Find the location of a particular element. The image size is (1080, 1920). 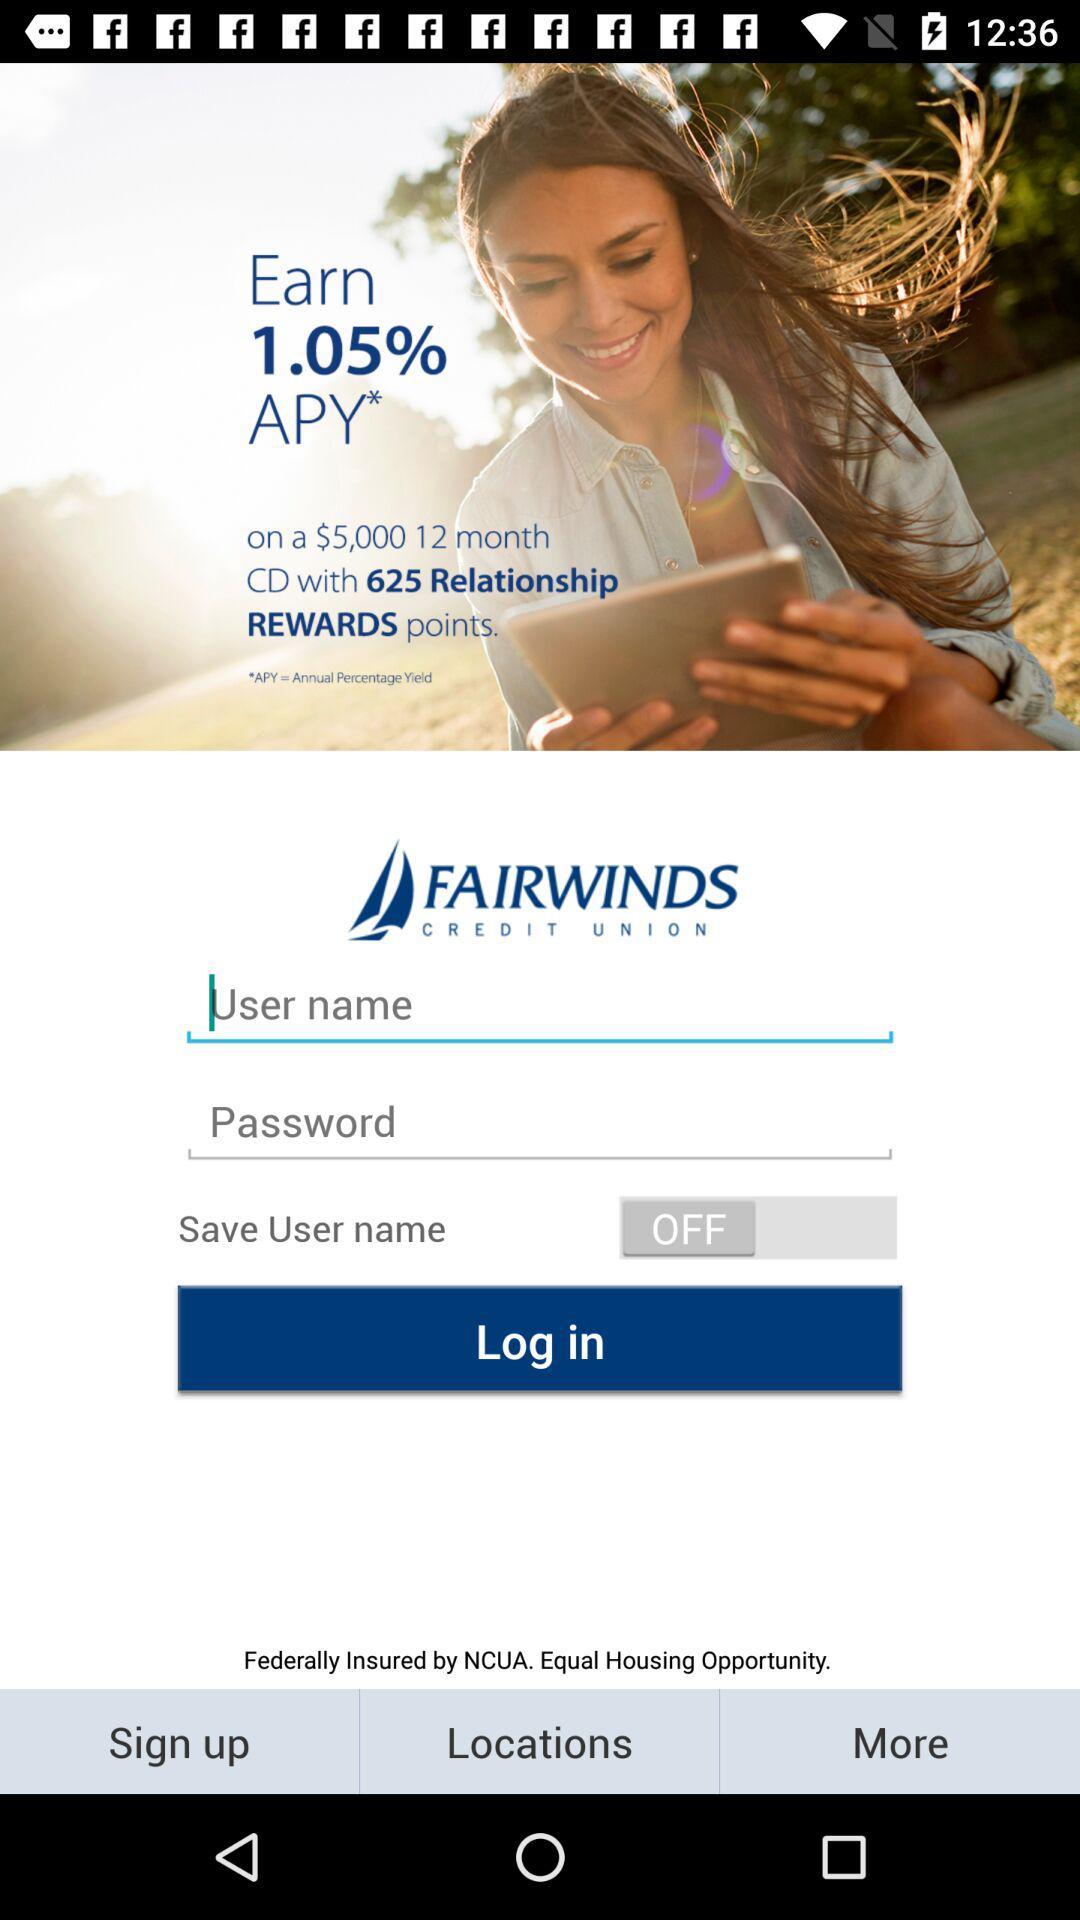

the locations icon is located at coordinates (538, 1740).